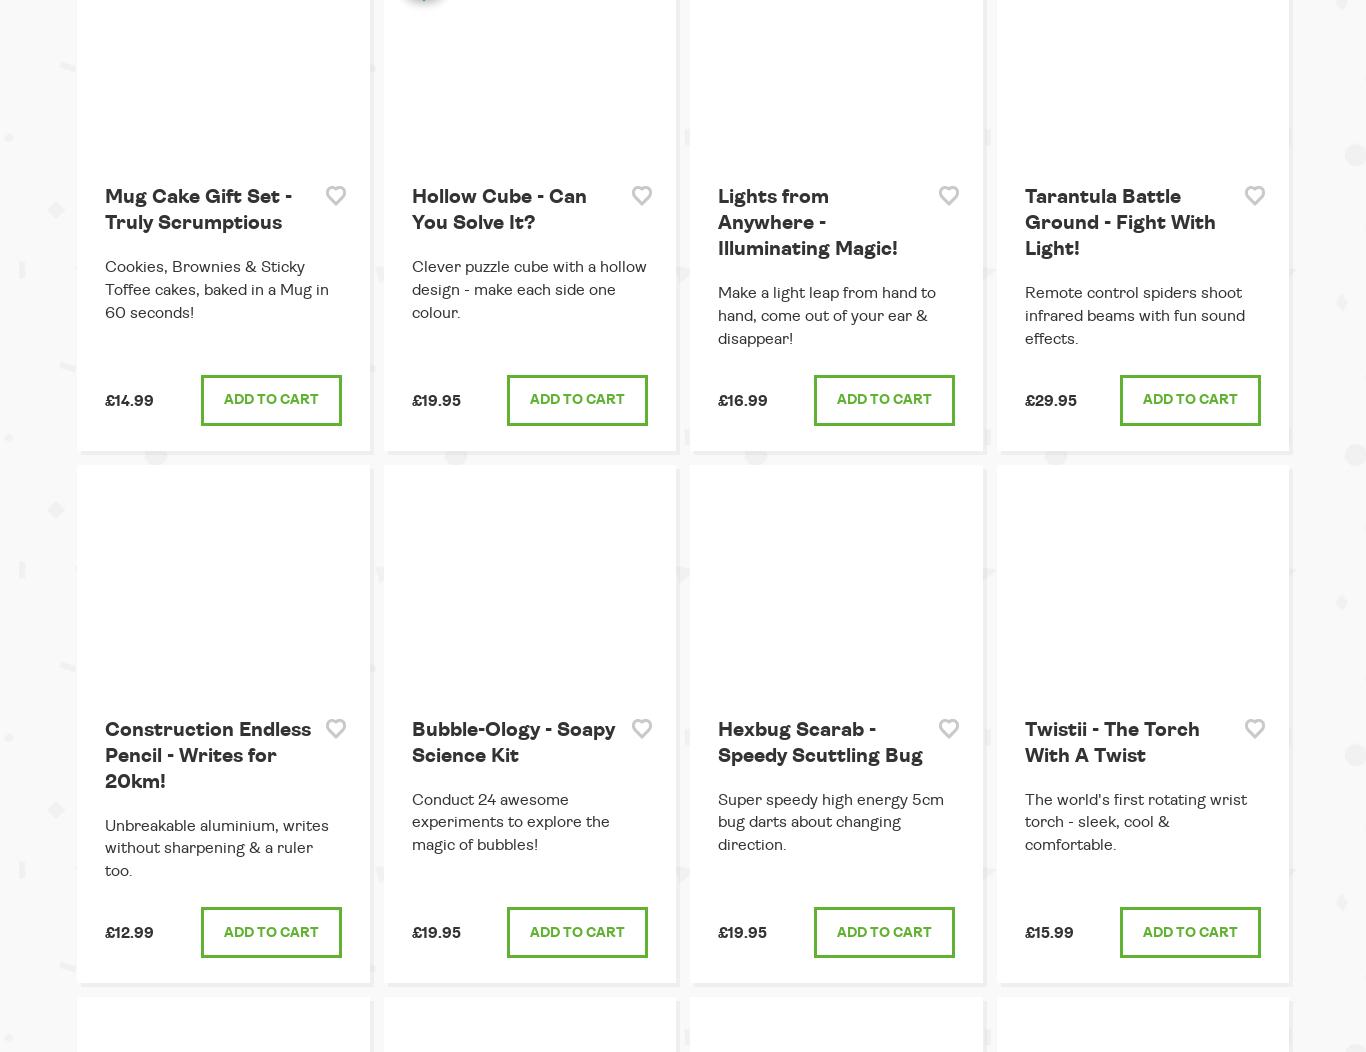 Image resolution: width=1366 pixels, height=1052 pixels. I want to click on '£14.99', so click(128, 399).